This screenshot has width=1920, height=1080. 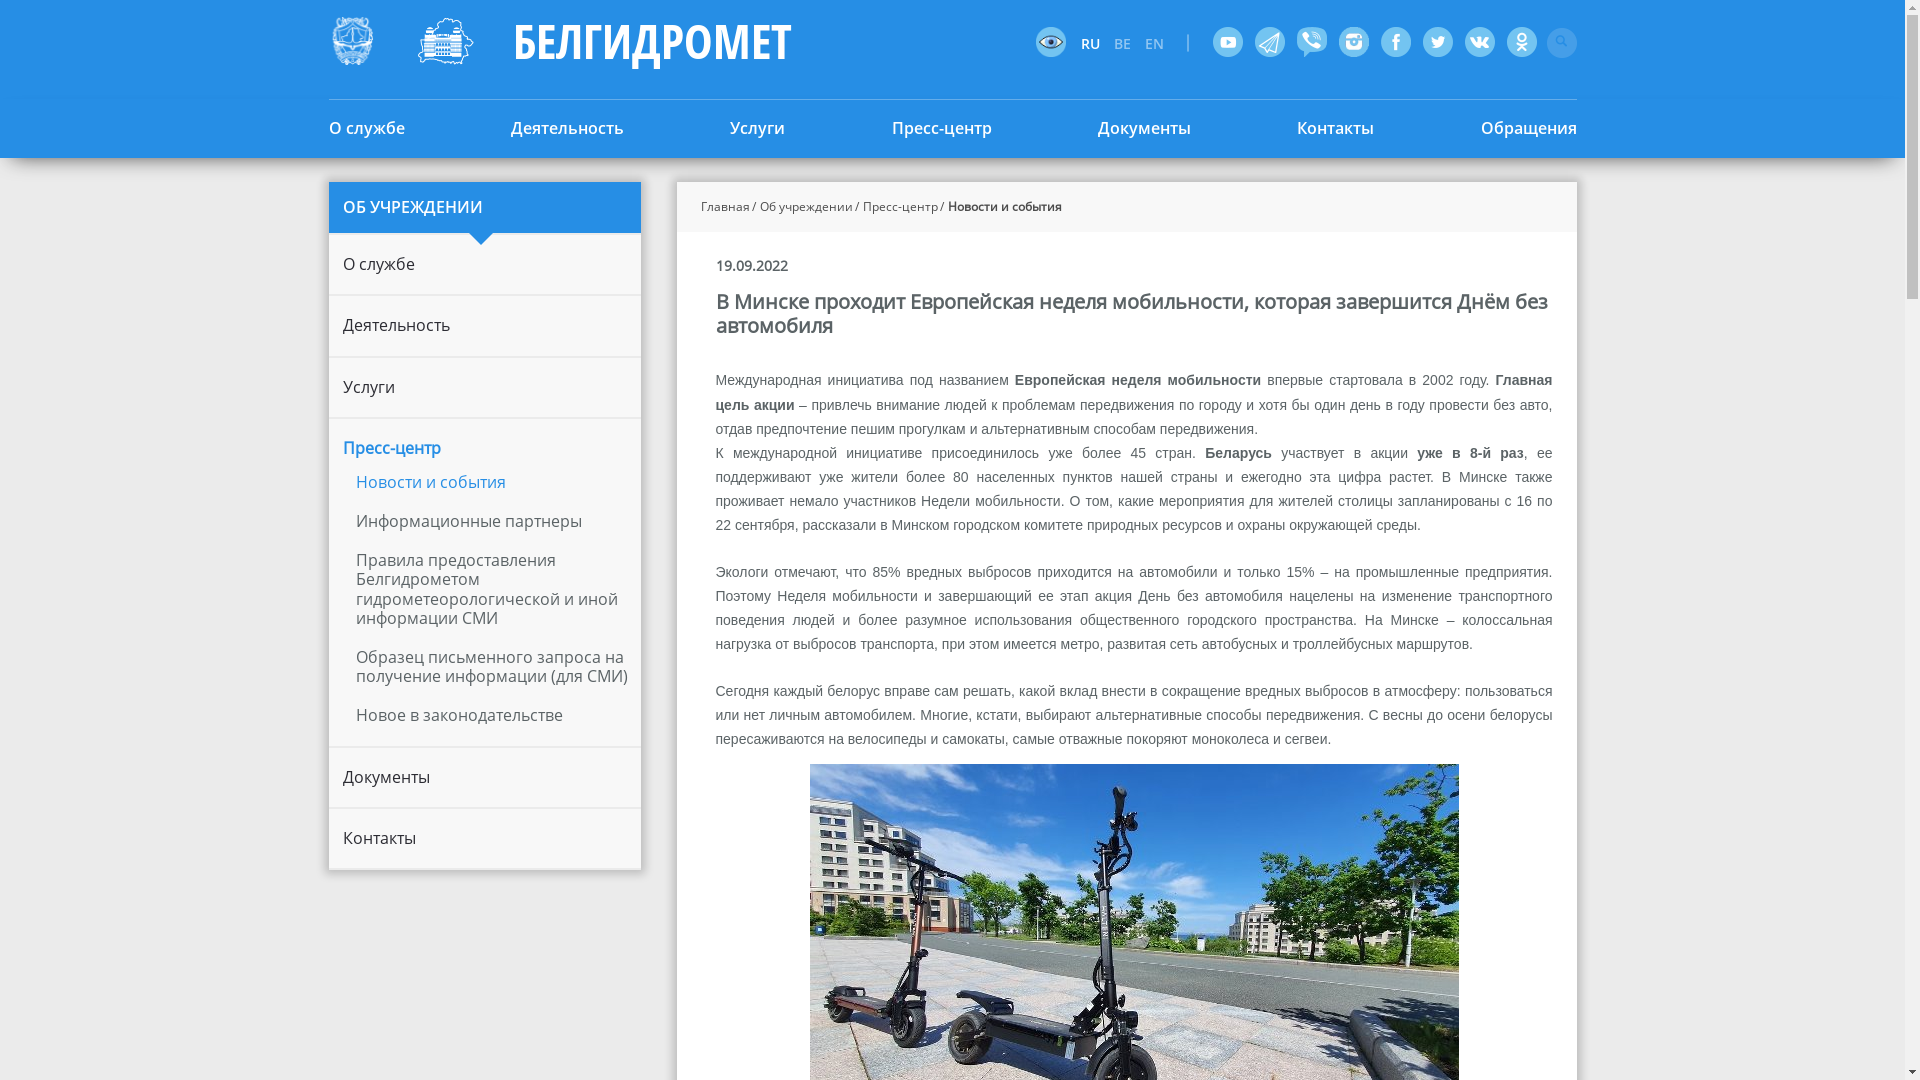 What do you see at coordinates (1478, 42) in the screenshot?
I see `'vkontakte'` at bounding box center [1478, 42].